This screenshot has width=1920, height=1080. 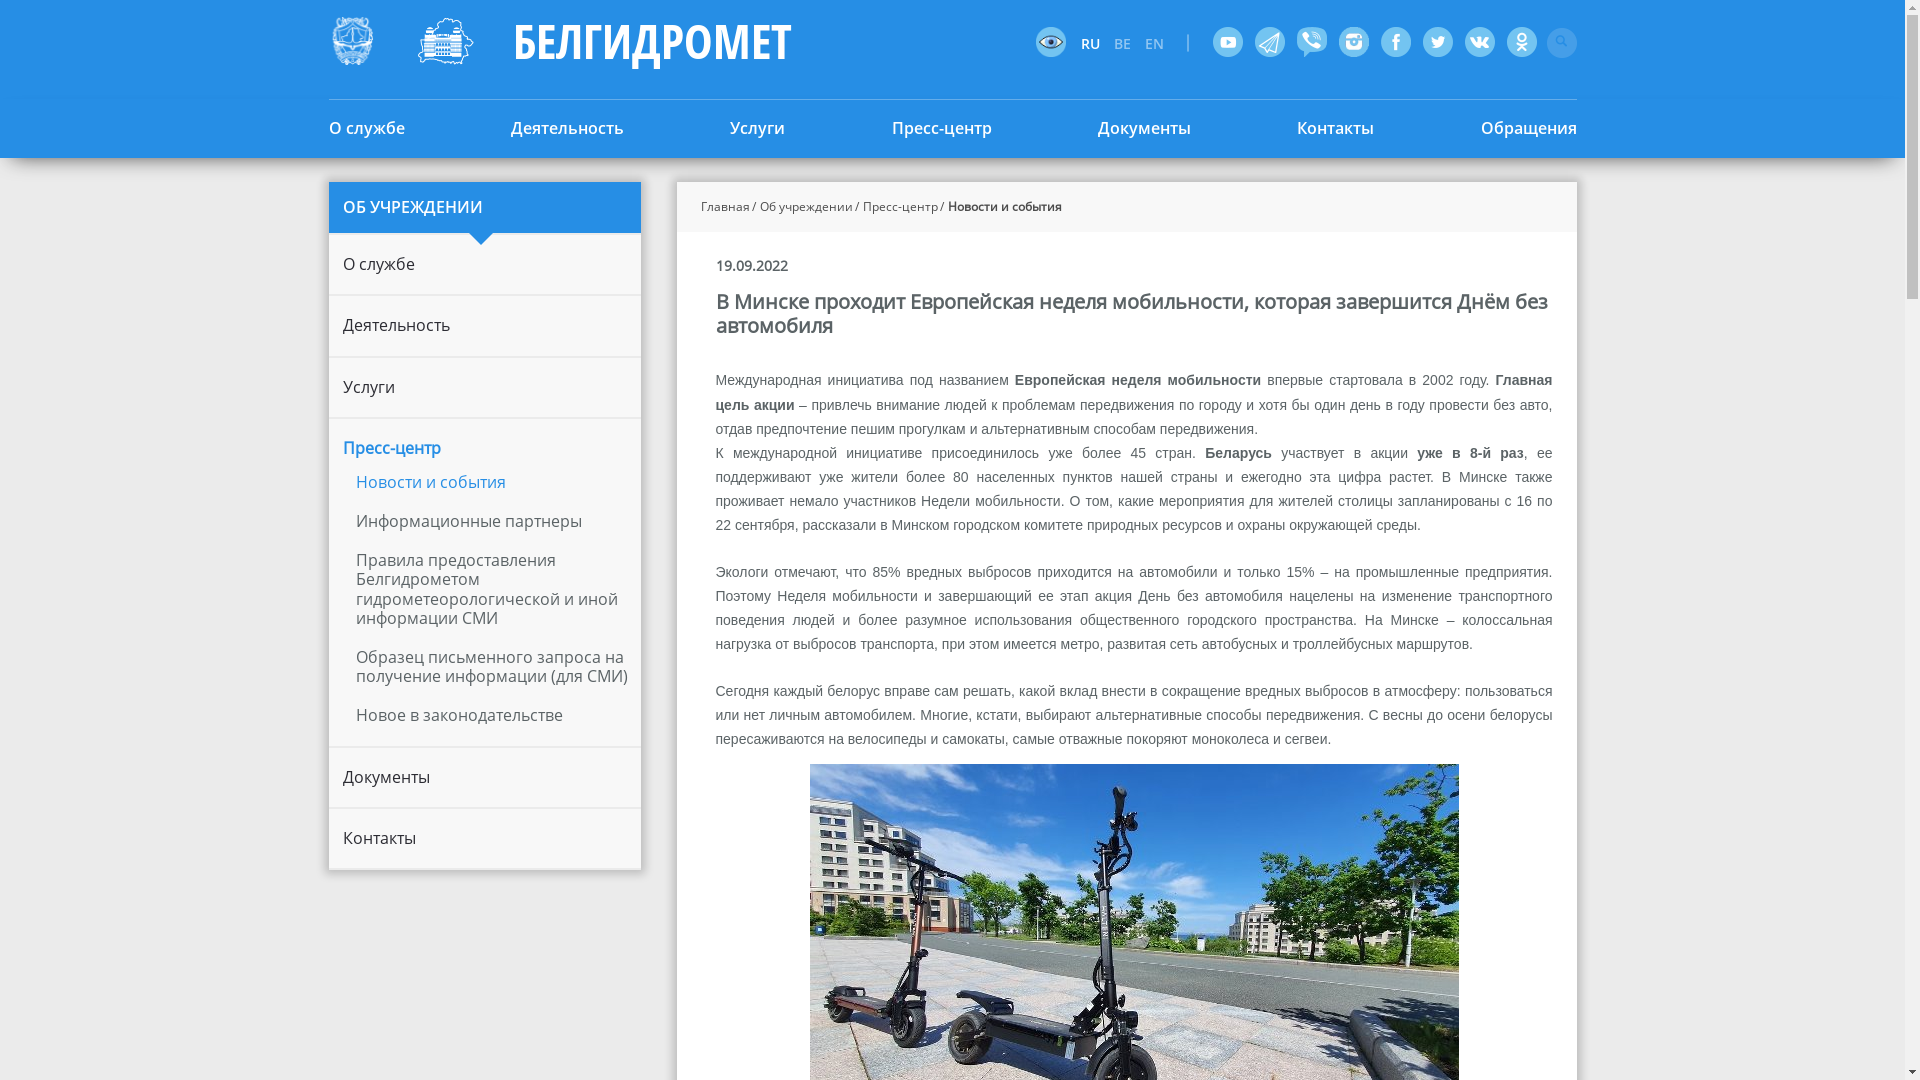 What do you see at coordinates (1478, 42) in the screenshot?
I see `'vkontakte'` at bounding box center [1478, 42].